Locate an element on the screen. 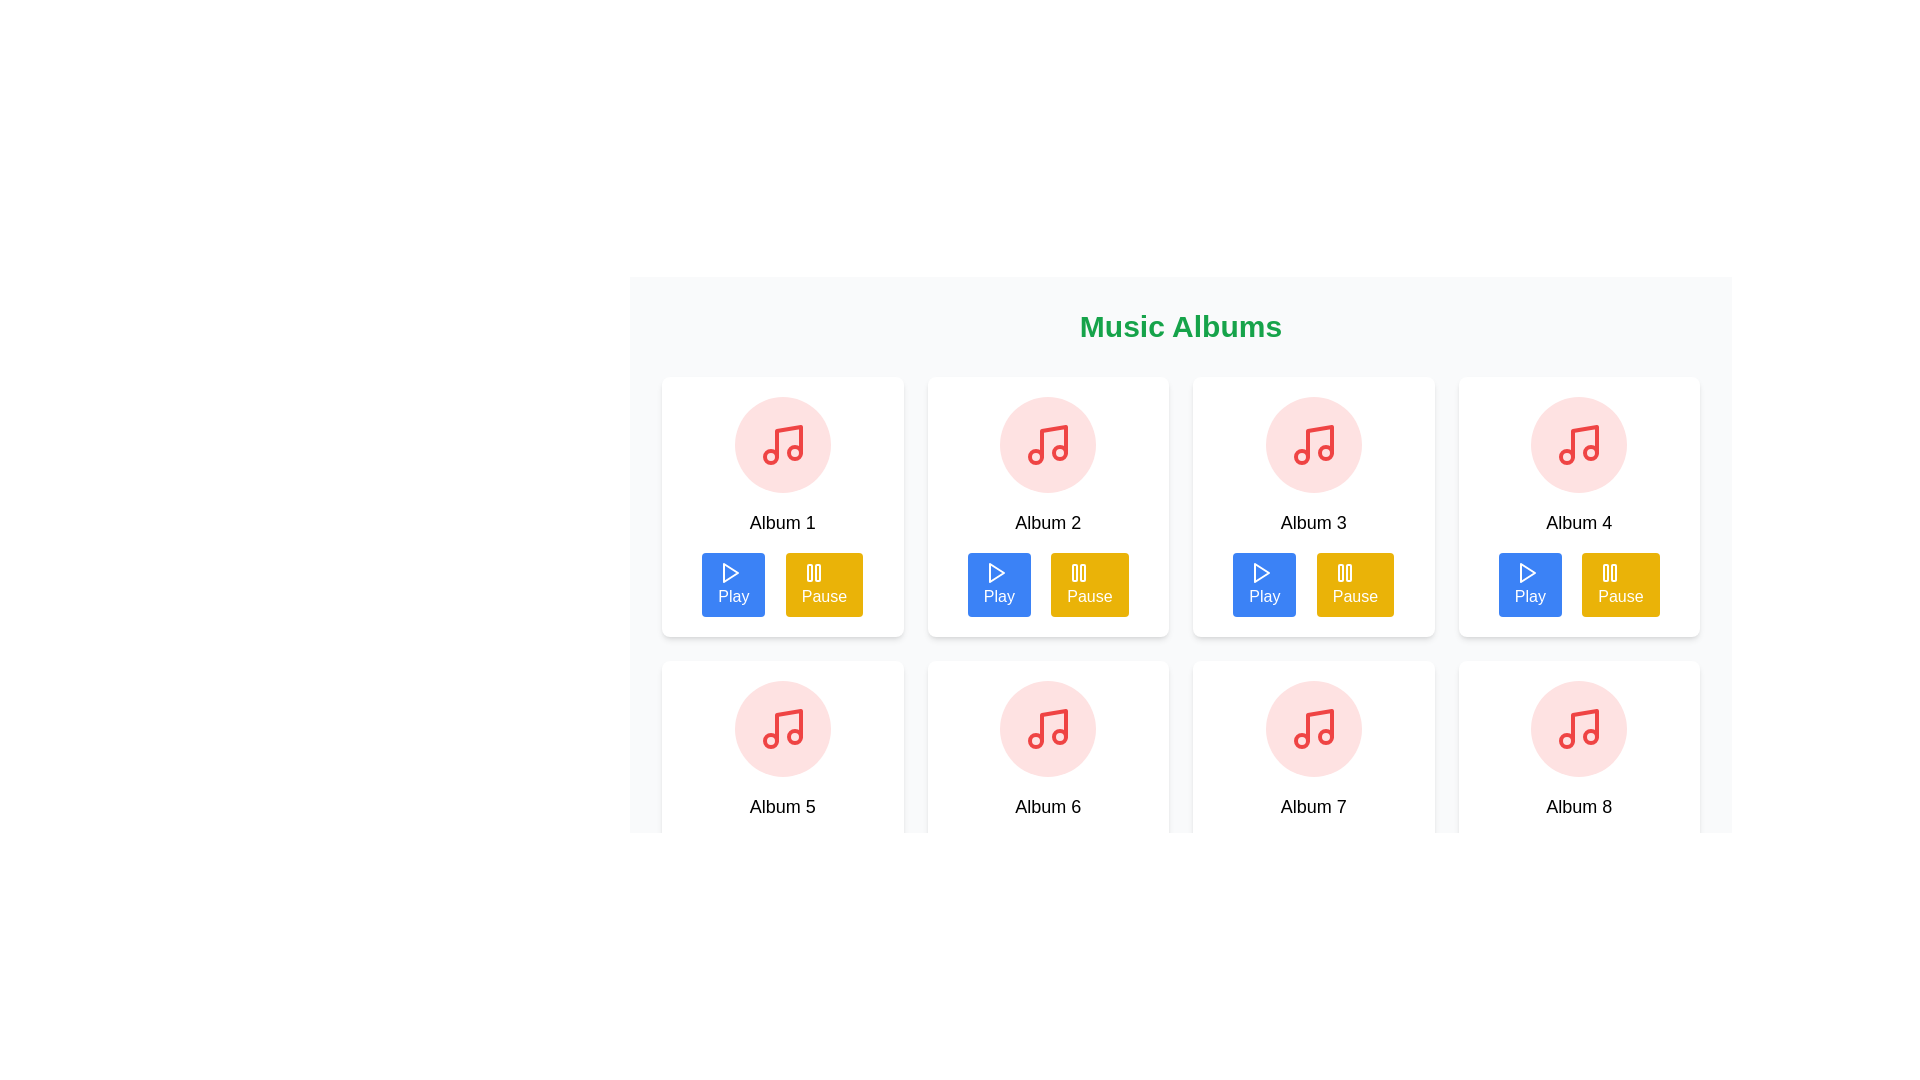 The width and height of the screenshot is (1920, 1080). the circular icon representing the album's graphical representation located at the center of the 'Album 8' card in the second row and last column of the grid is located at coordinates (1578, 729).